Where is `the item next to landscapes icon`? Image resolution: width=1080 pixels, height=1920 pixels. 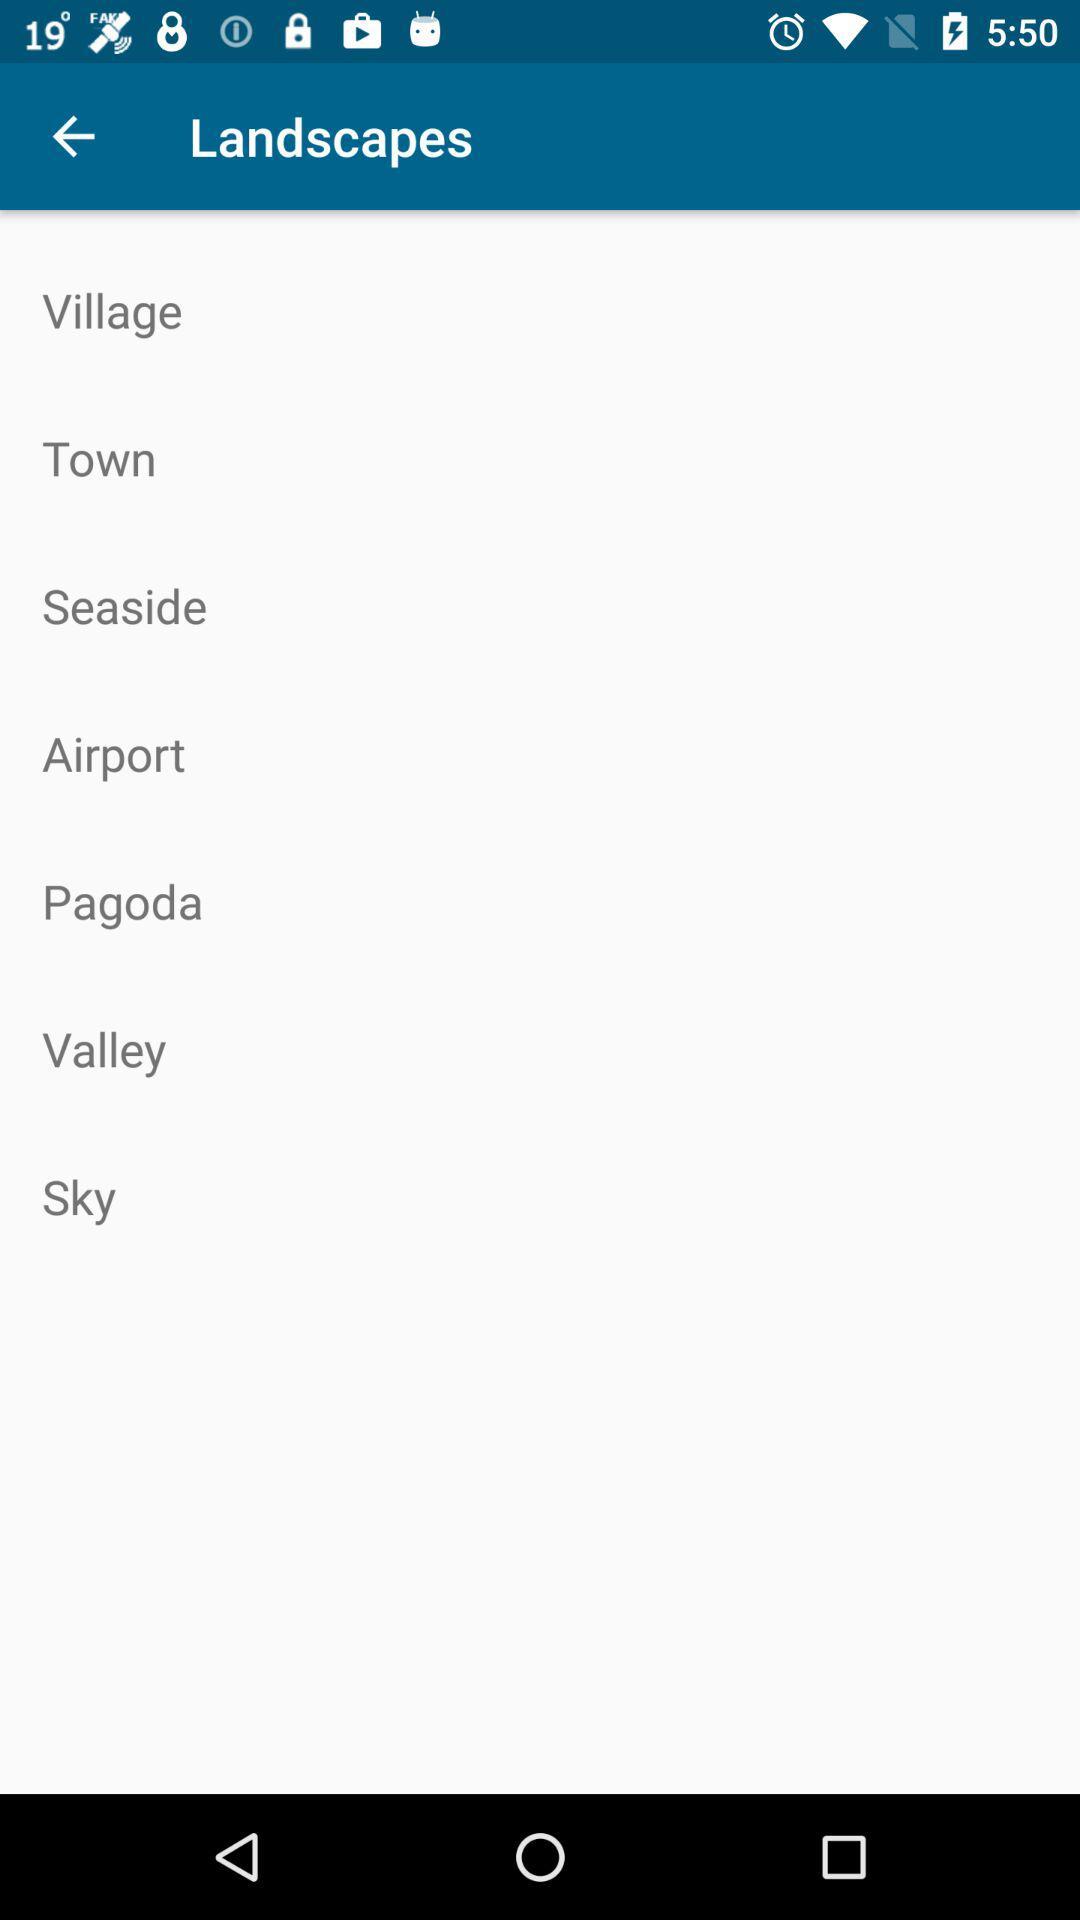 the item next to landscapes icon is located at coordinates (72, 135).